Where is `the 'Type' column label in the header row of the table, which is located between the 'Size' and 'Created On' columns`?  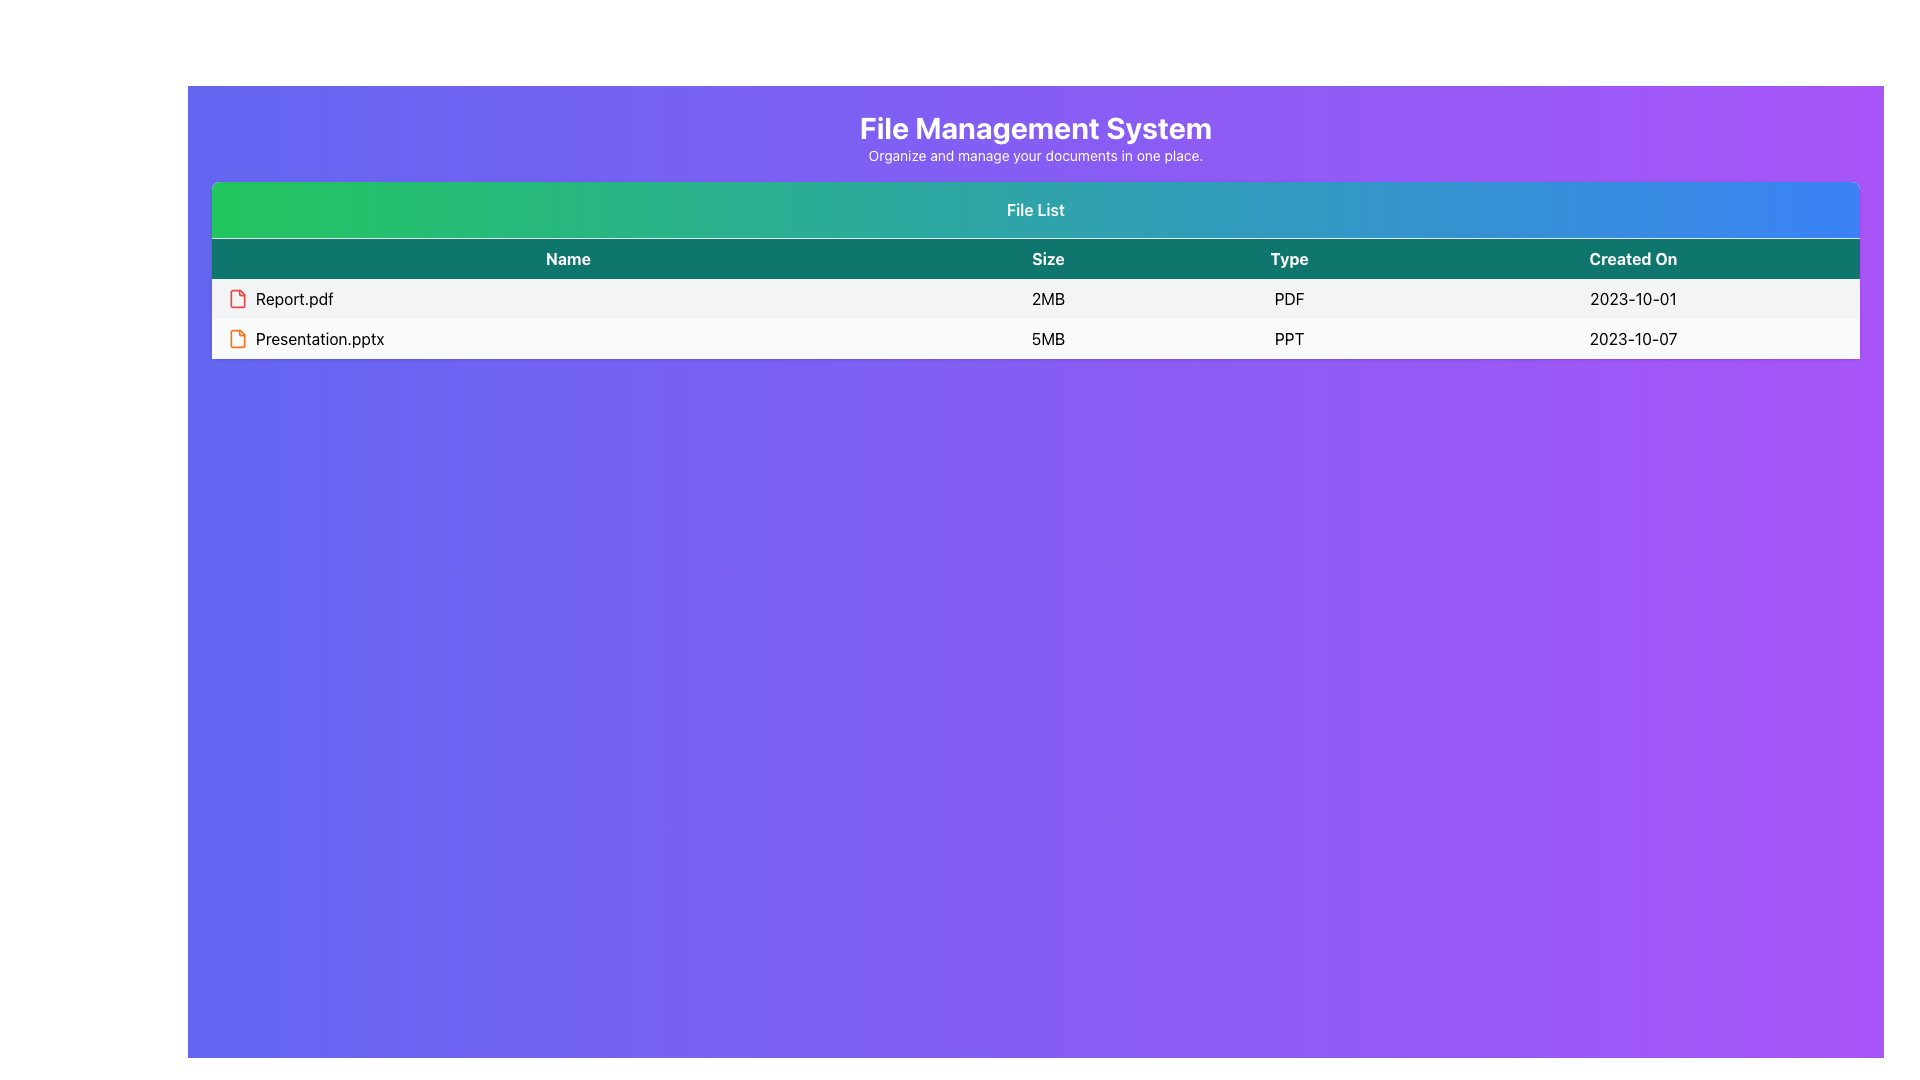
the 'Type' column label in the header row of the table, which is located between the 'Size' and 'Created On' columns is located at coordinates (1289, 257).